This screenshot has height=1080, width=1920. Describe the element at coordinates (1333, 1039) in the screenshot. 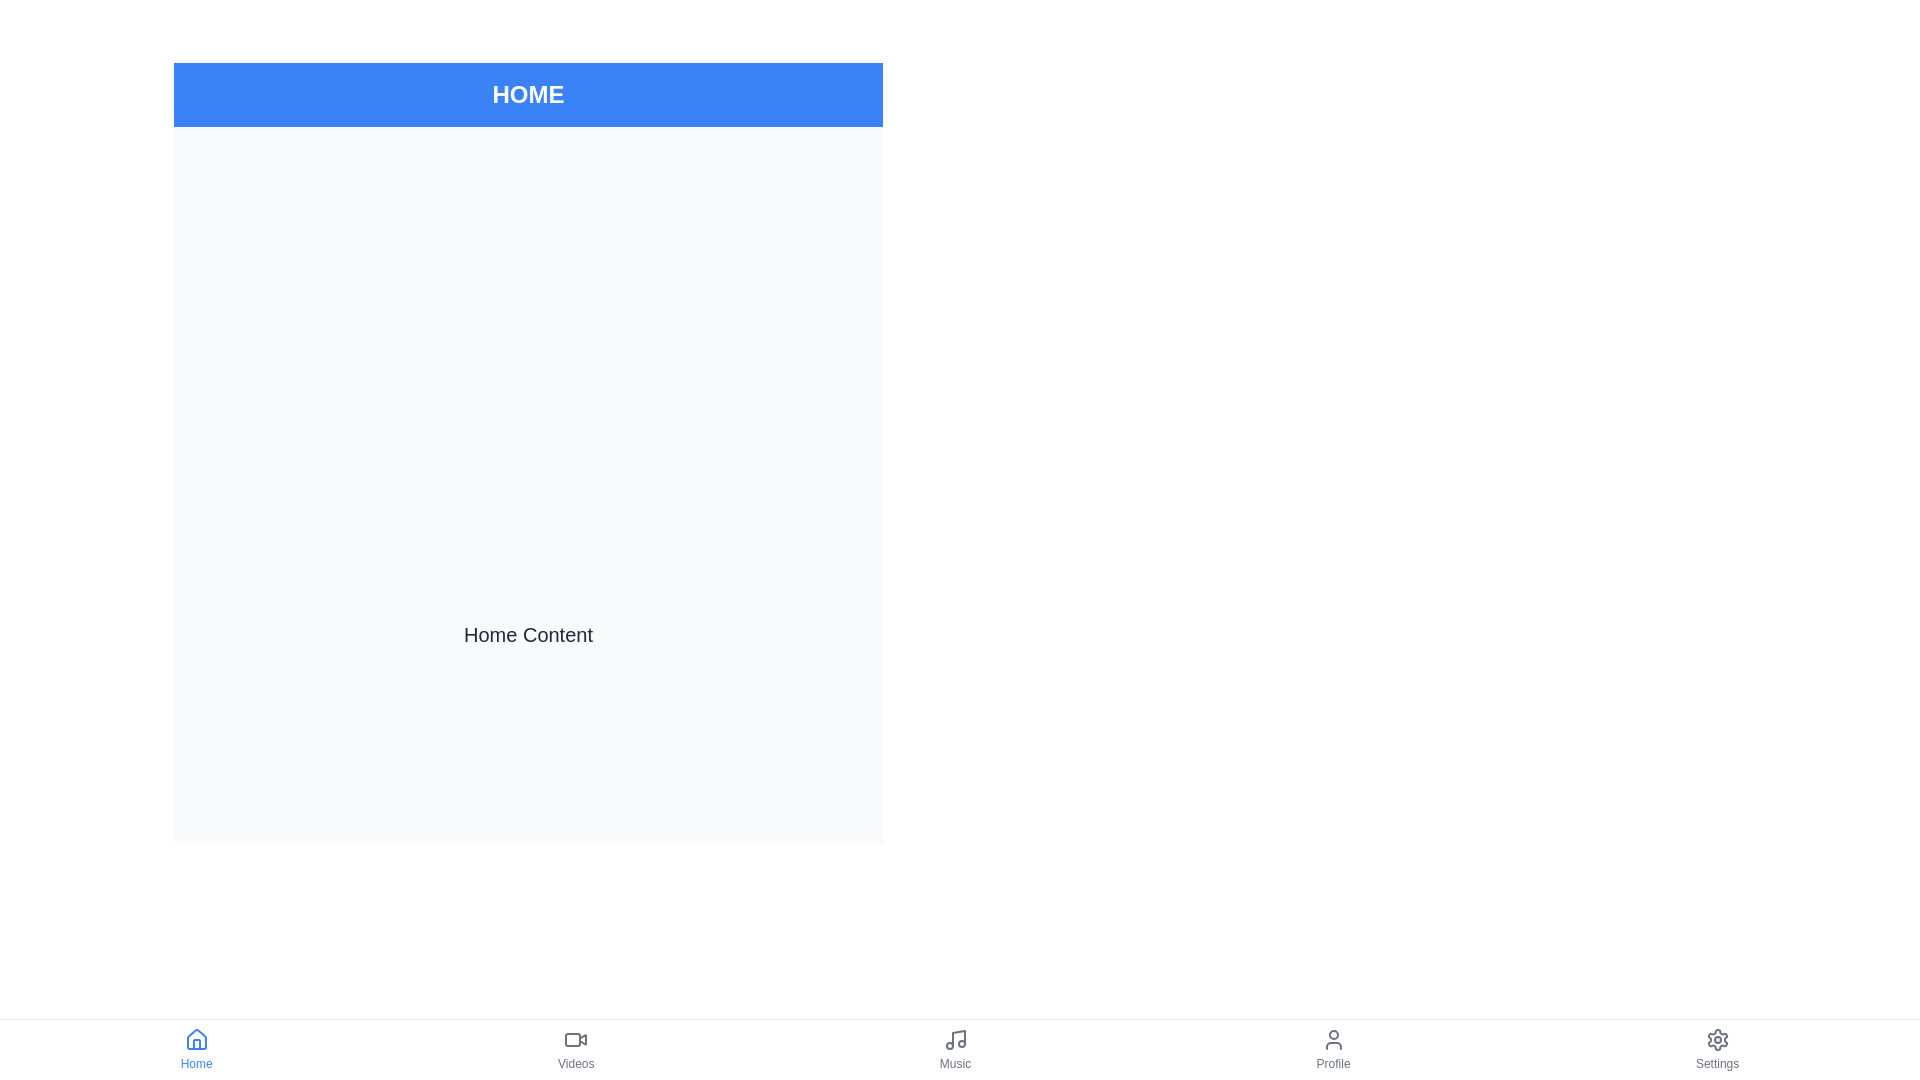

I see `the profile icon, which resembles a person and is located in the bottom navigation bar under the 'Profile' label` at that location.